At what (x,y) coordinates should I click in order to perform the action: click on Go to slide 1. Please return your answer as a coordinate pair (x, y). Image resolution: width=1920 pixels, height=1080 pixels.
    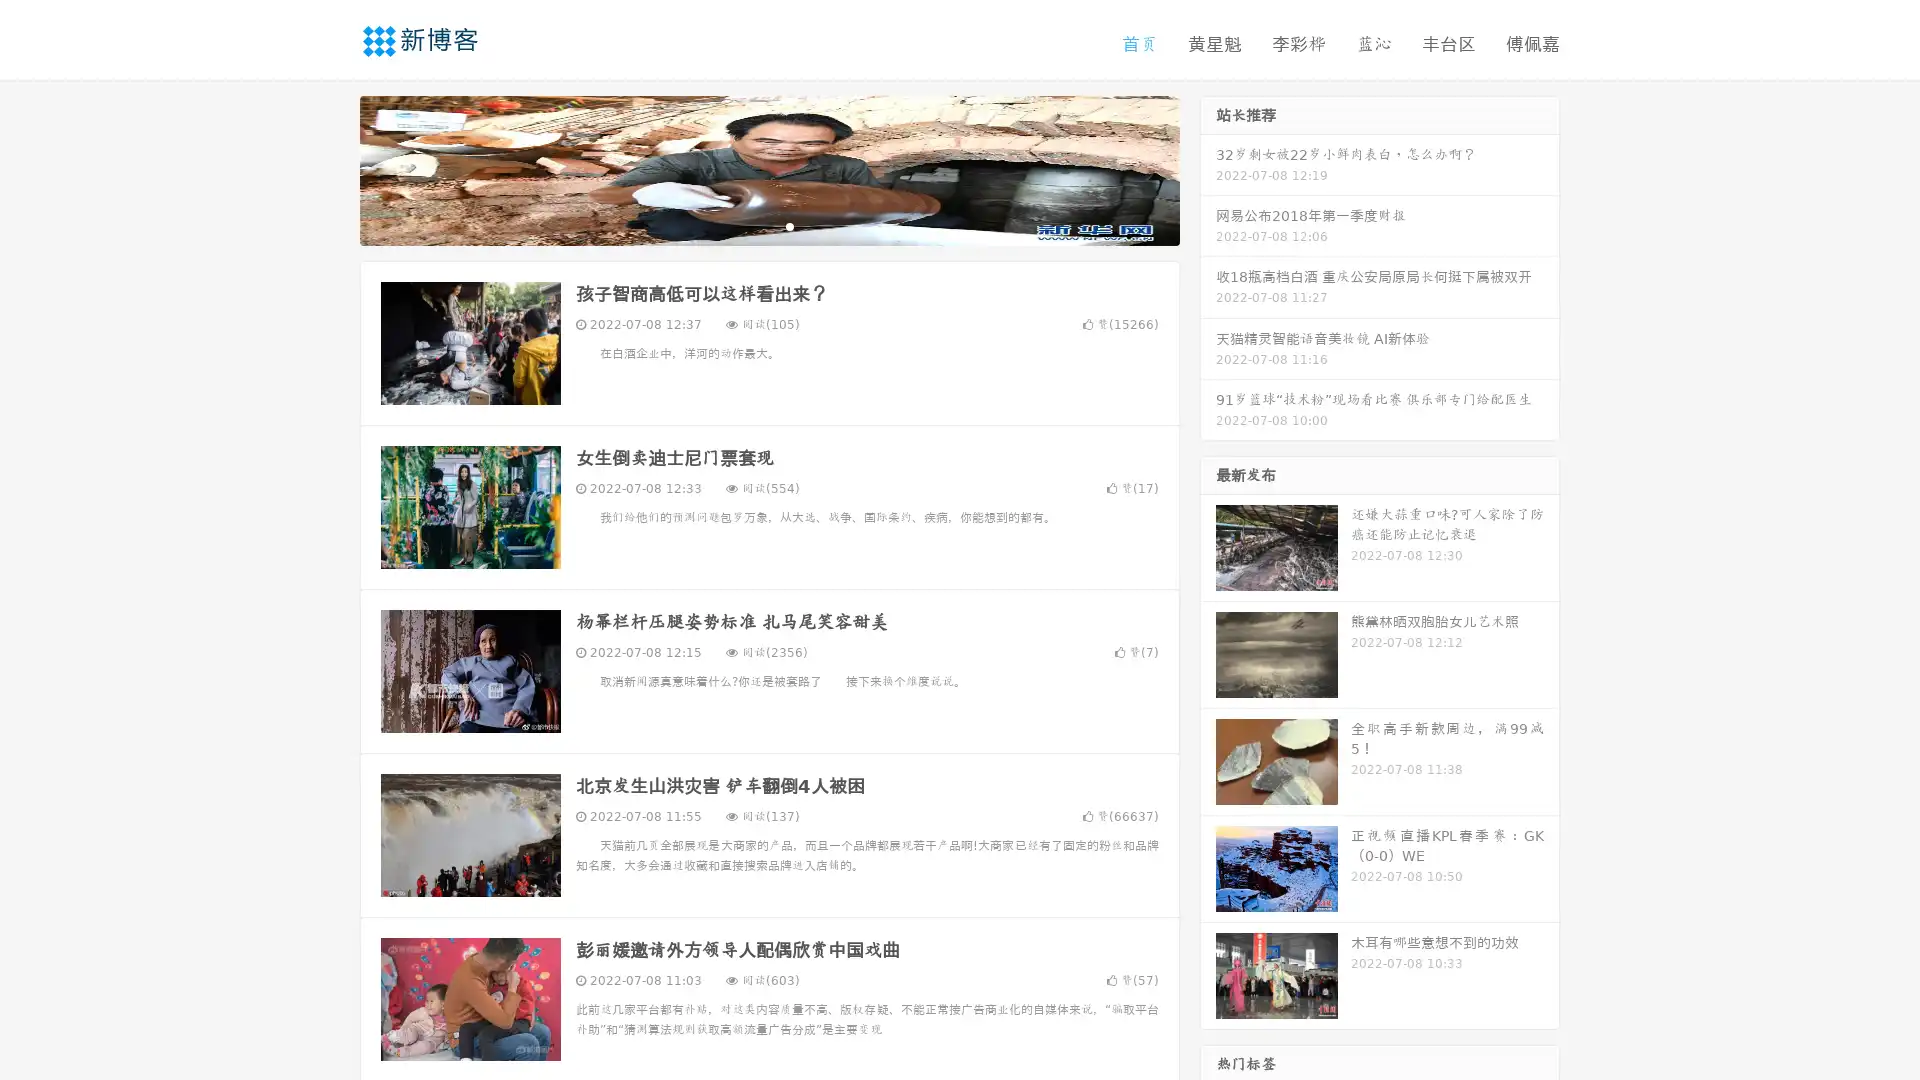
    Looking at the image, I should click on (748, 225).